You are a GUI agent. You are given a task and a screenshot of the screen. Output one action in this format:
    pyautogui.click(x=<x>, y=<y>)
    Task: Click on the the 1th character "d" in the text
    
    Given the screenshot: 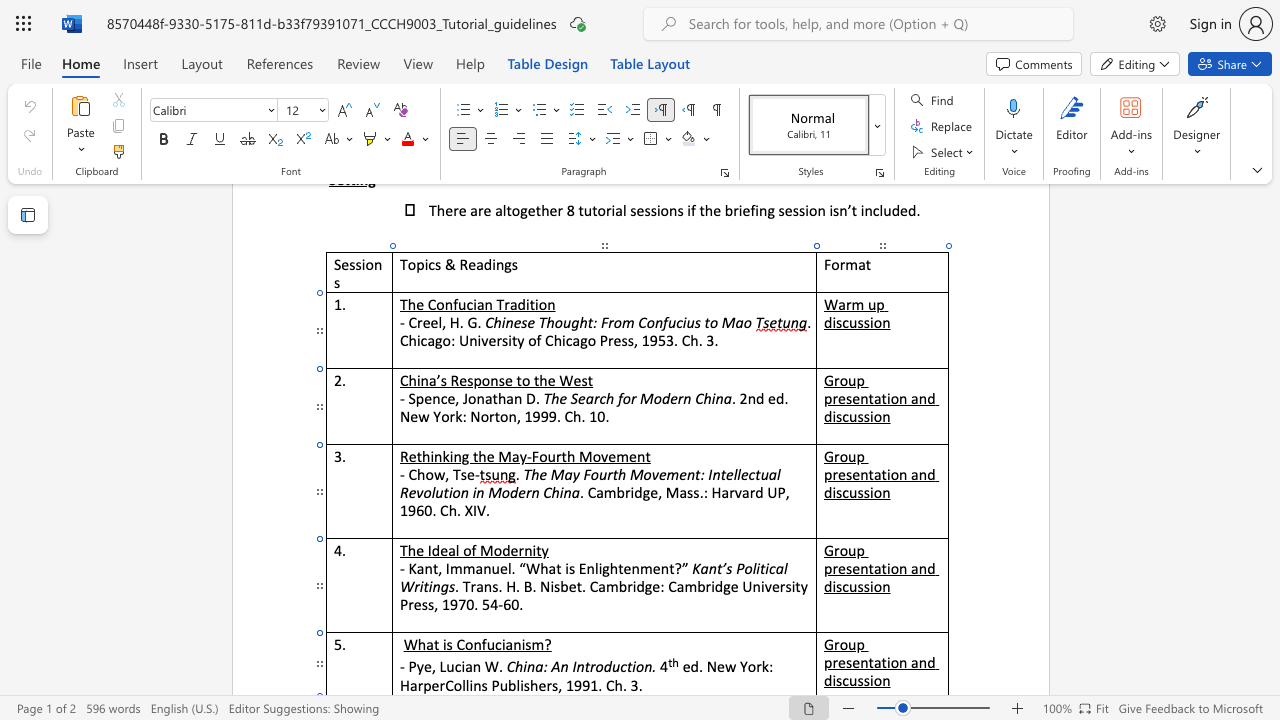 What is the action you would take?
    pyautogui.click(x=930, y=662)
    